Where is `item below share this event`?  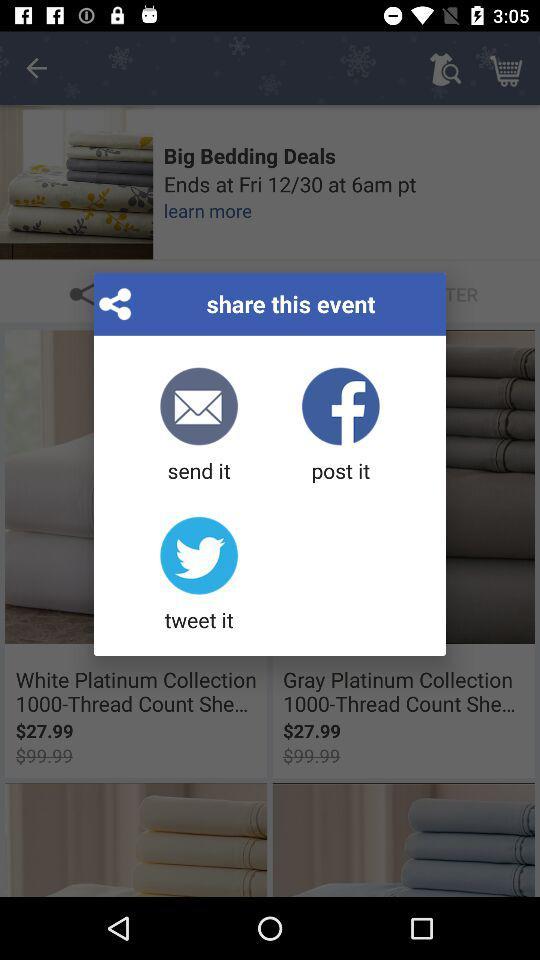 item below share this event is located at coordinates (199, 426).